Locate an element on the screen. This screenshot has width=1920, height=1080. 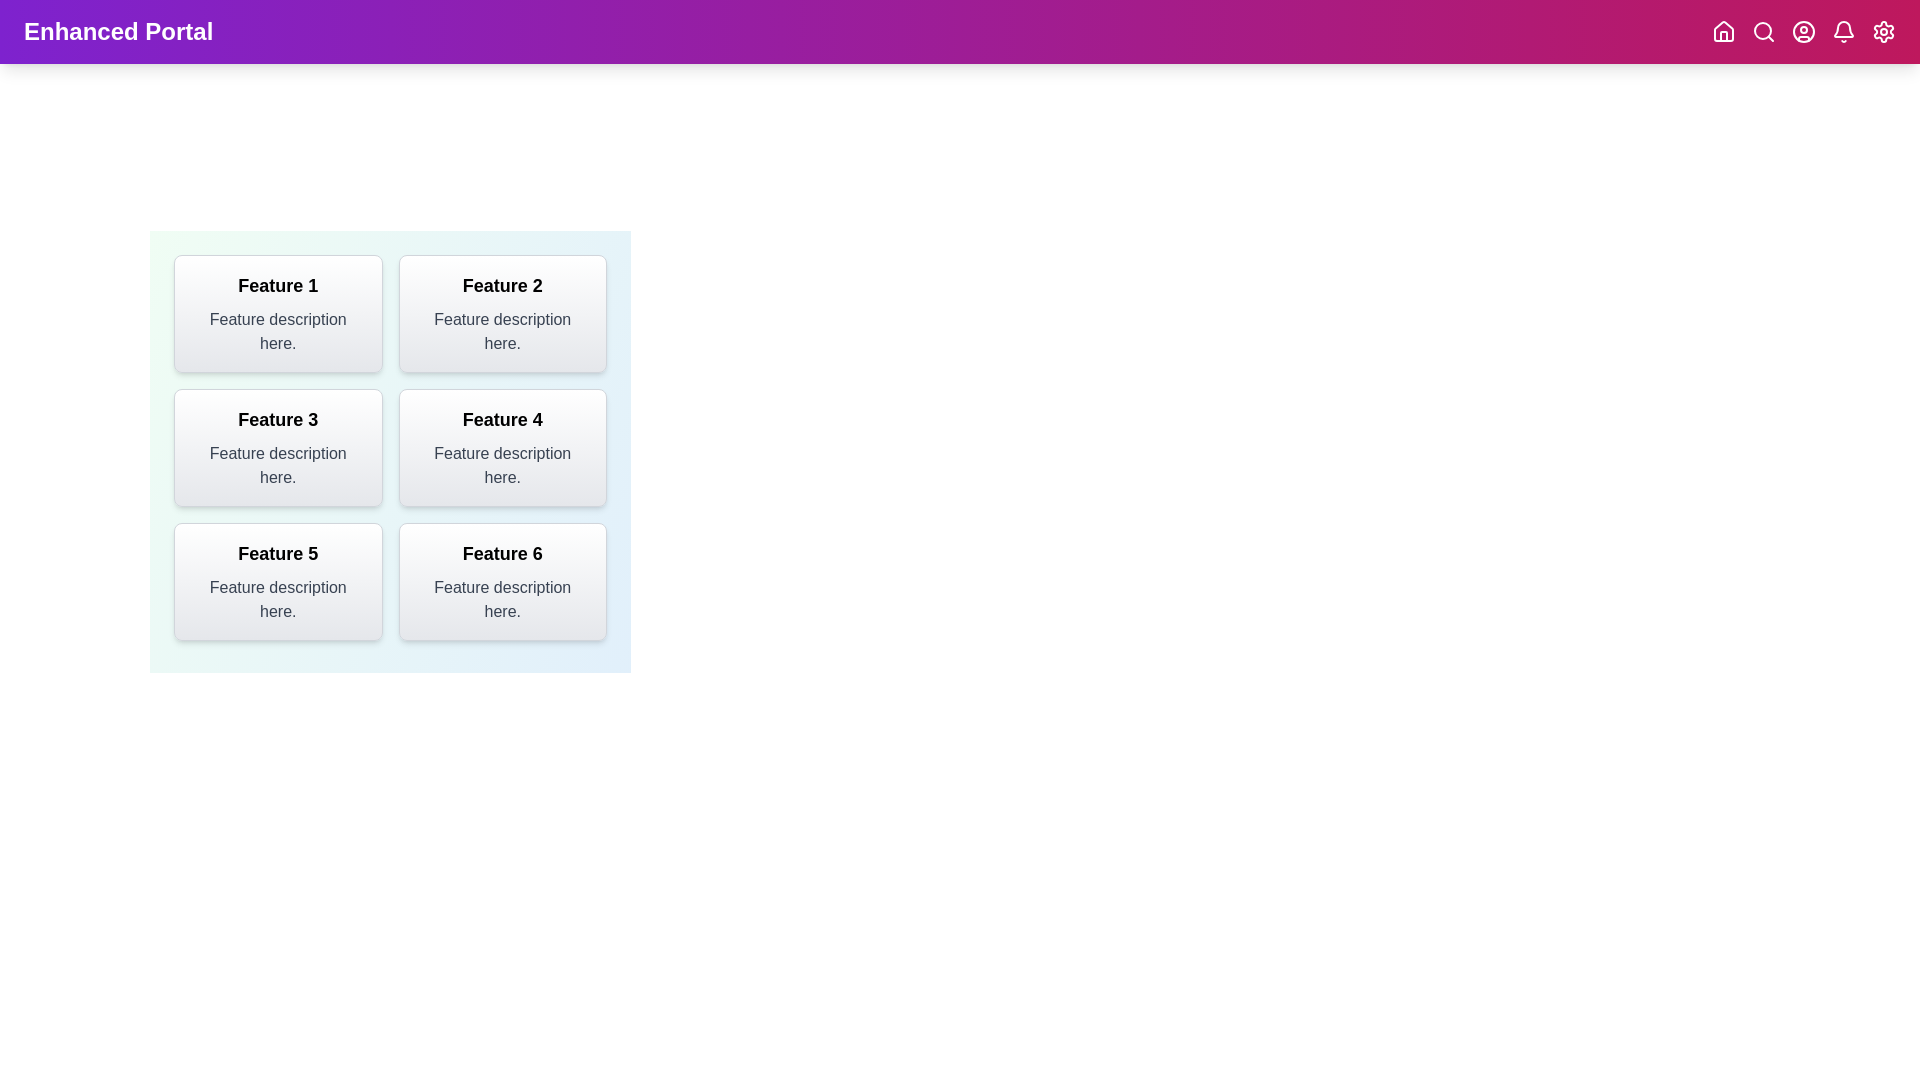
the navigation icon settings to see its hover effect is located at coordinates (1882, 31).